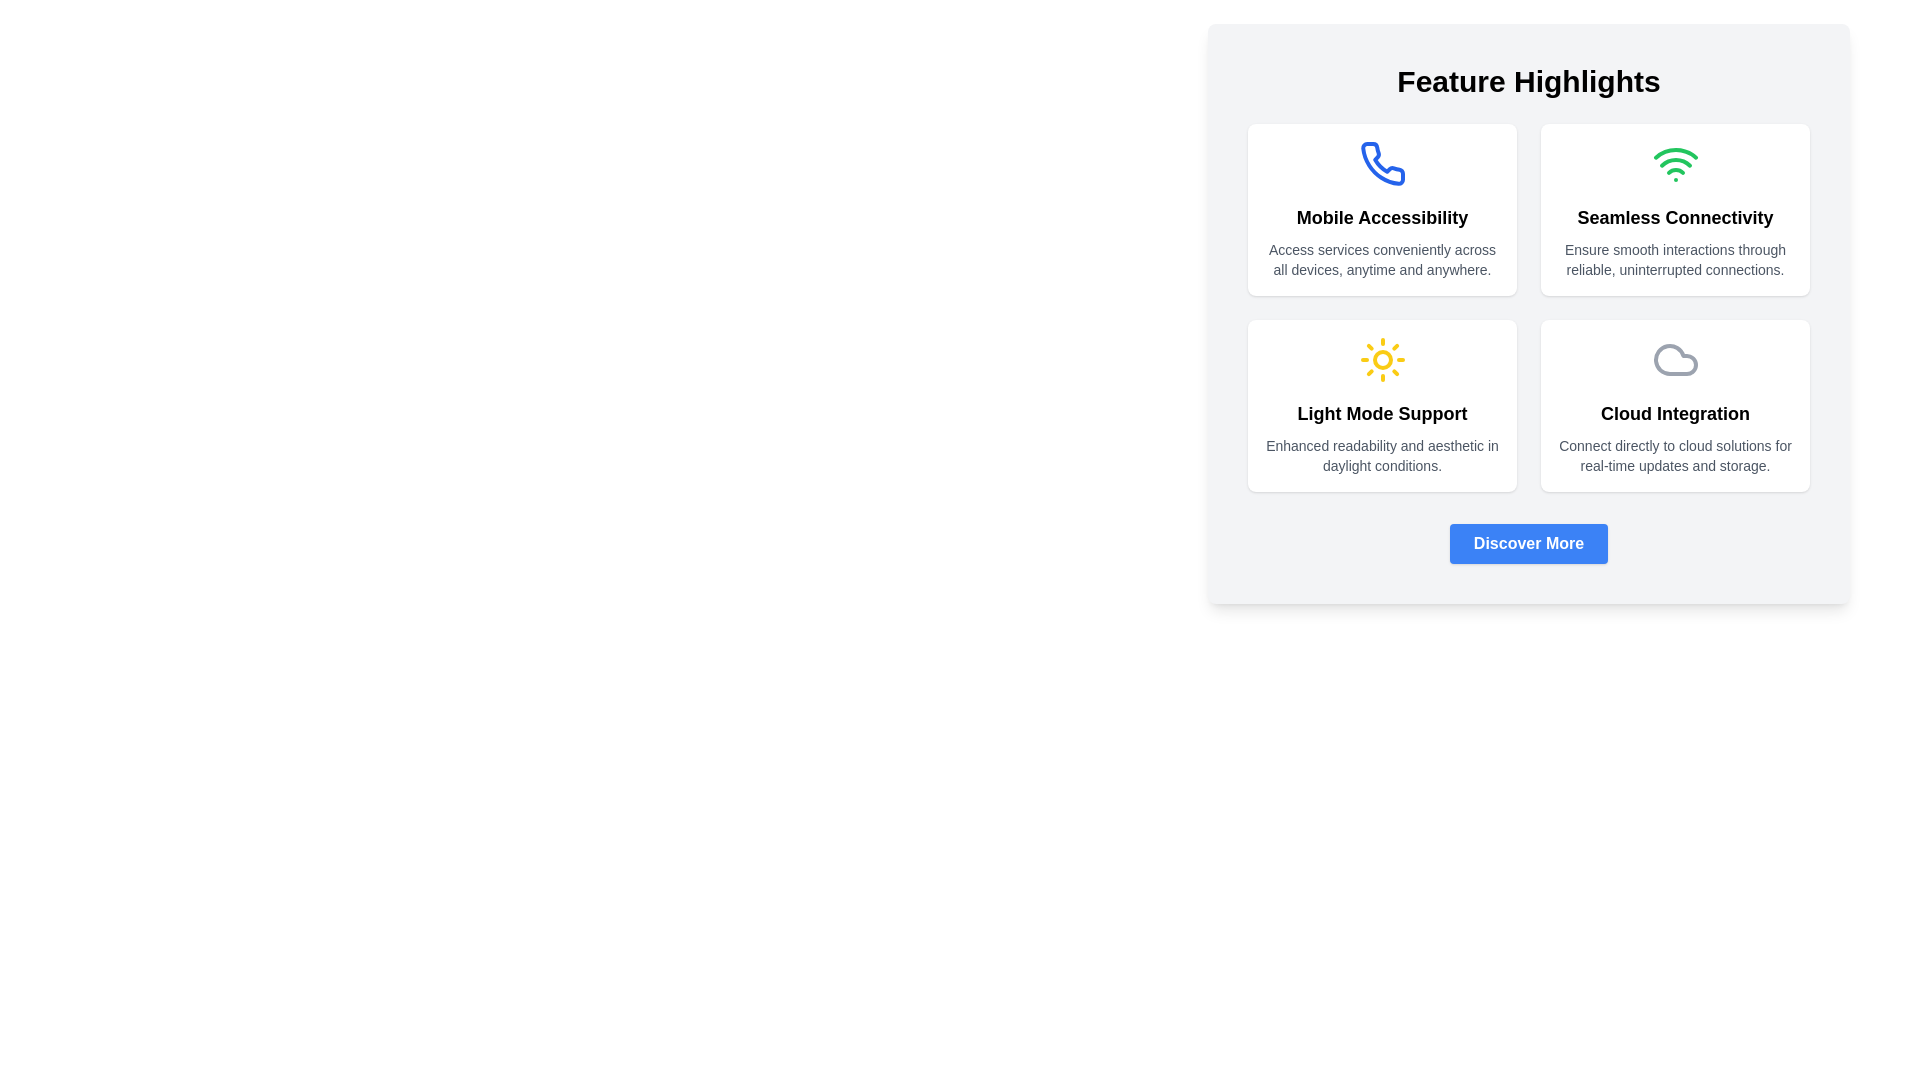 The height and width of the screenshot is (1080, 1920). I want to click on 'Cloud Integration' text label for debugging purposes, which is styled with a bold font and located in the lower-right box of a 2x2 grid in the highlighted feature section, so click(1675, 412).